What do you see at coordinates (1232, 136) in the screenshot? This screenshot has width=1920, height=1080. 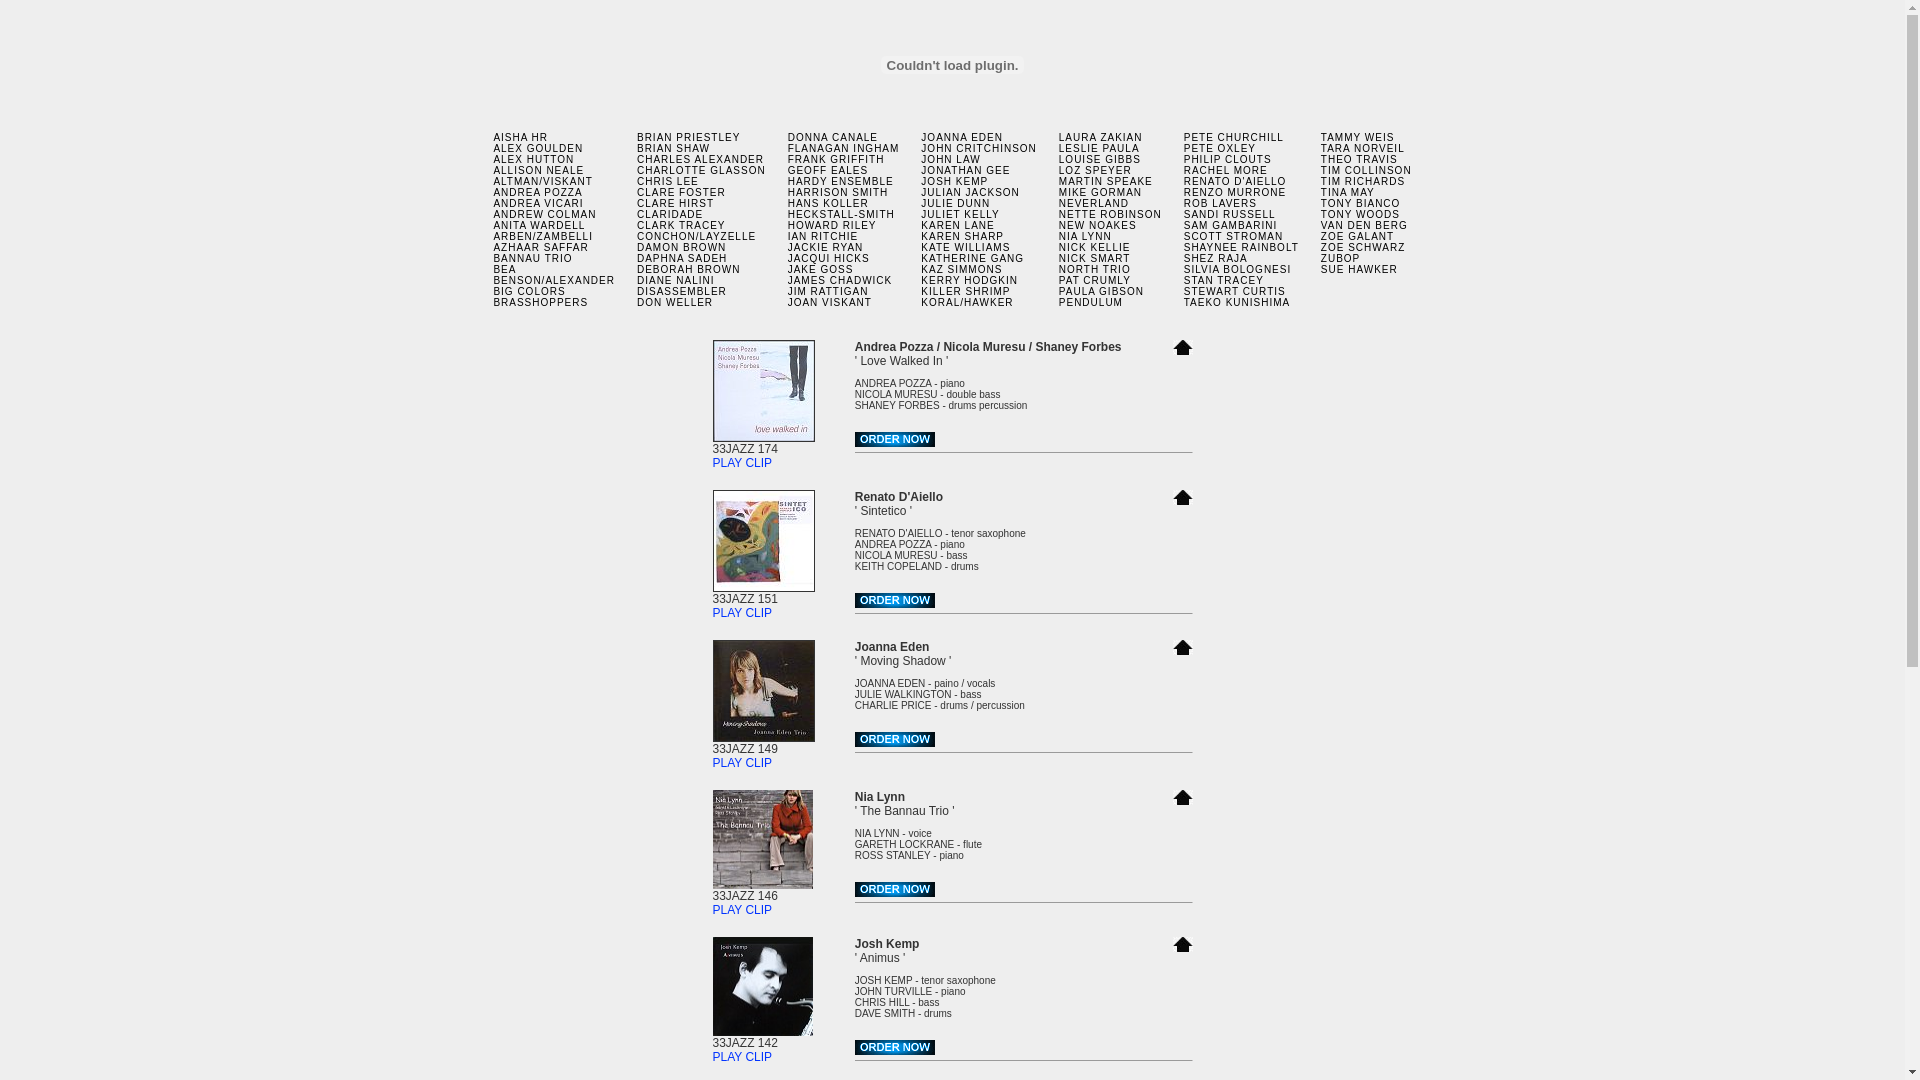 I see `'PETE CHURCHILL'` at bounding box center [1232, 136].